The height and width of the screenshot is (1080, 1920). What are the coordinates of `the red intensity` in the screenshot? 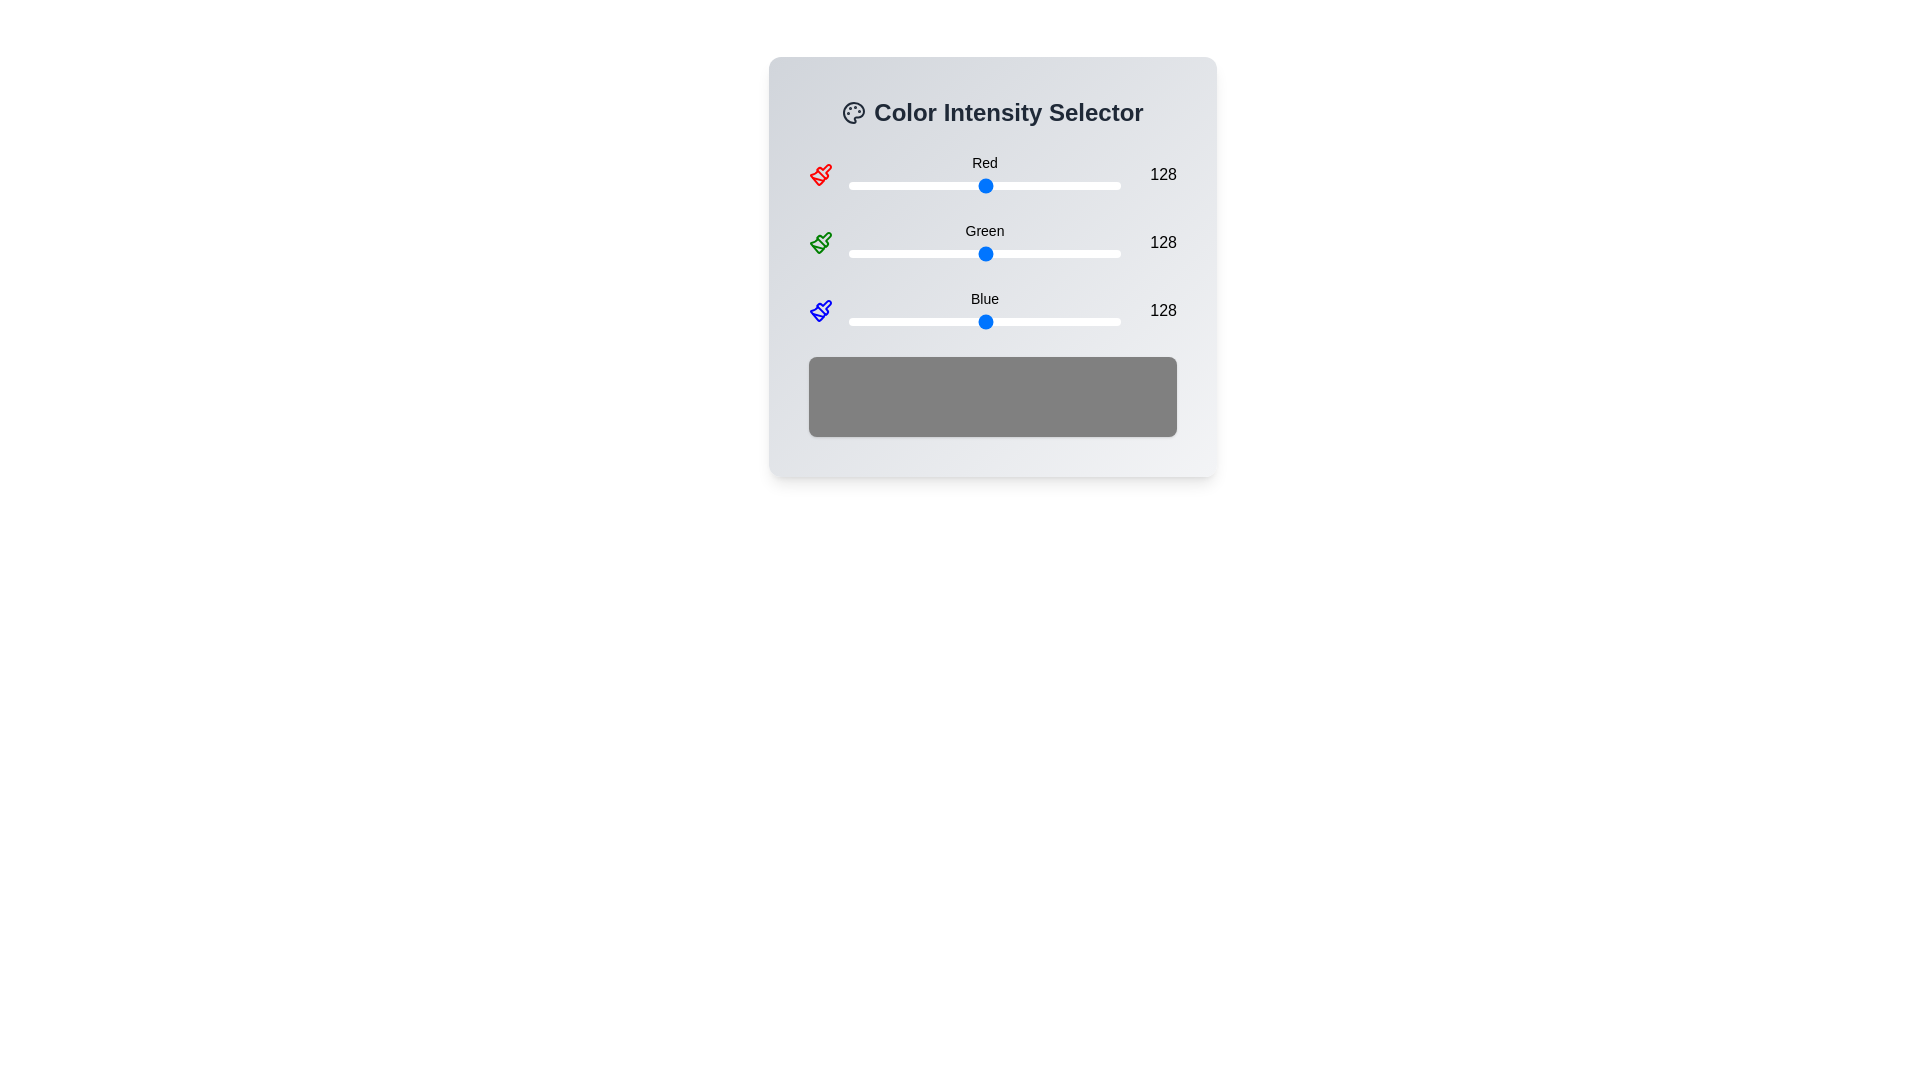 It's located at (966, 185).